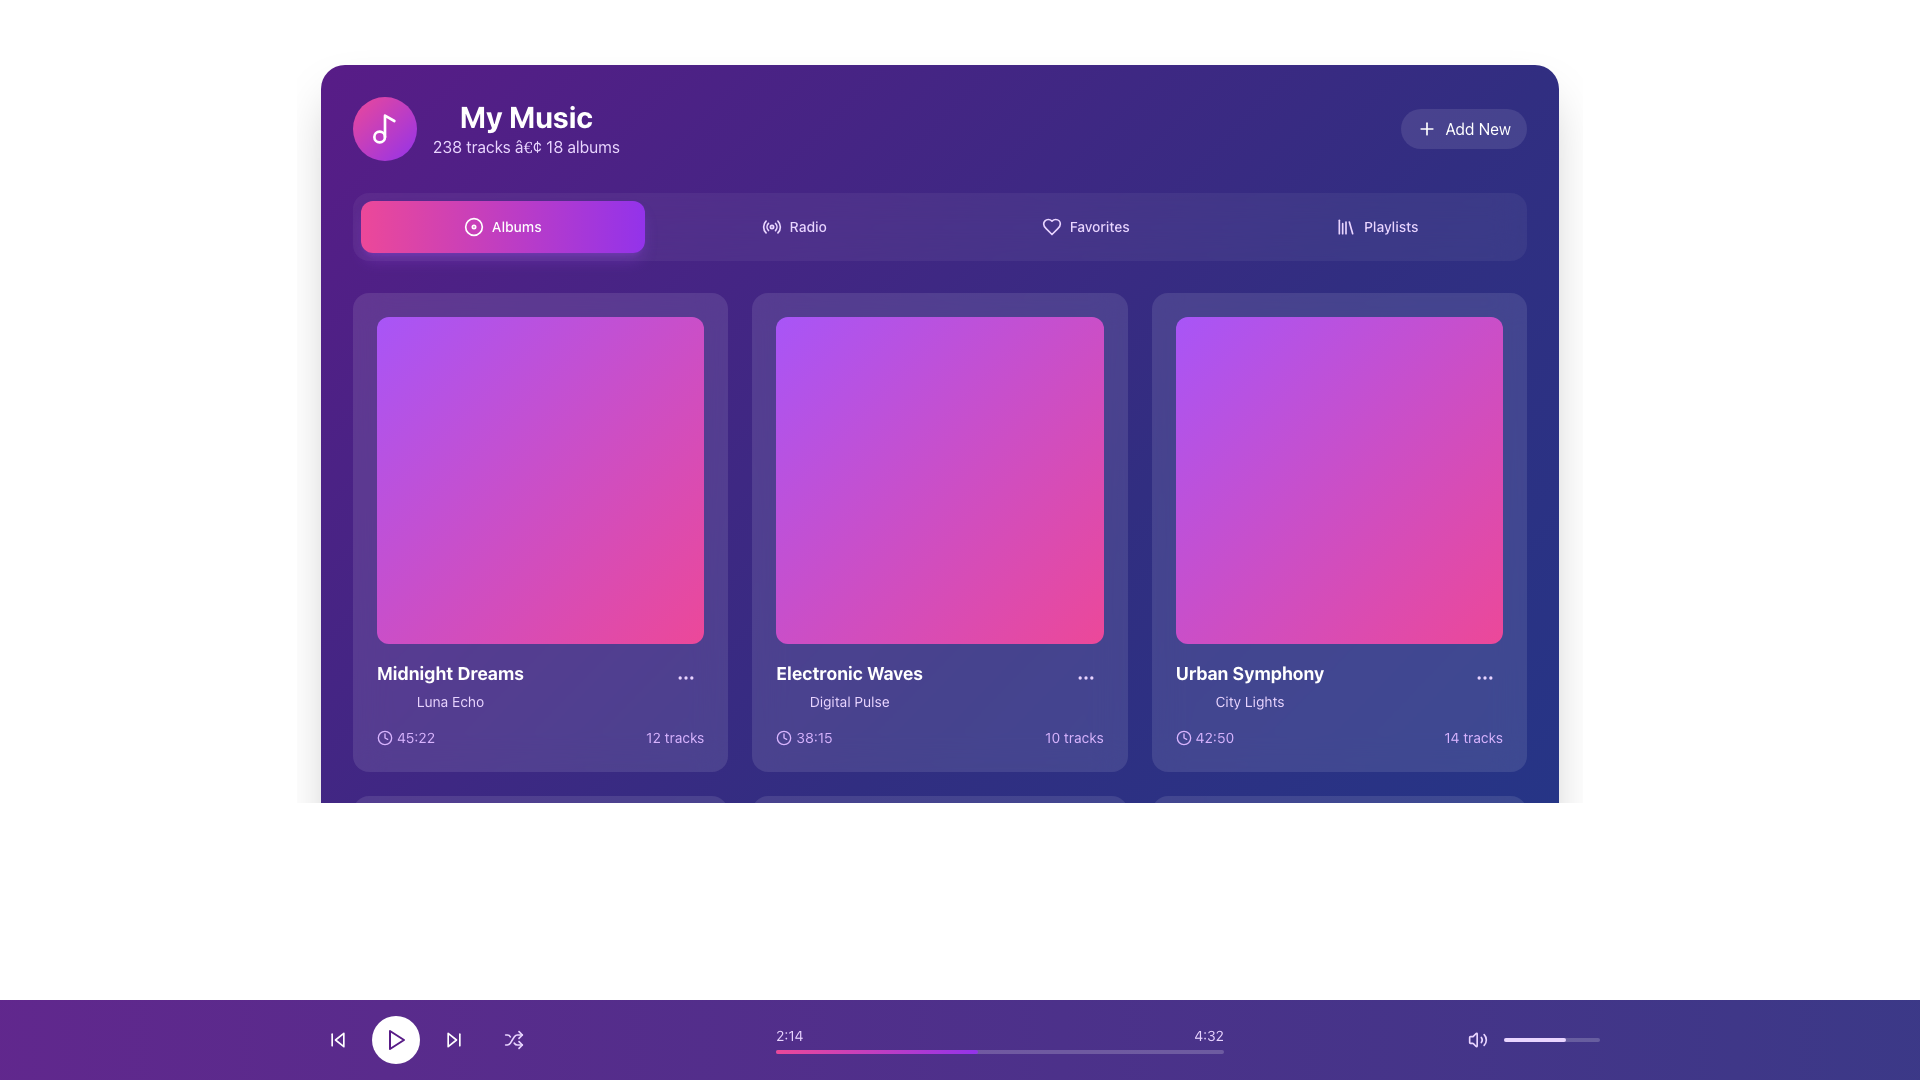 This screenshot has height=1080, width=1920. Describe the element at coordinates (1203, 738) in the screenshot. I see `the informational label displaying a clock icon and the time '42:50', located at the bottom-left corner of the 'Urban Symphony' card, below the subtitle 'City Lights'` at that location.